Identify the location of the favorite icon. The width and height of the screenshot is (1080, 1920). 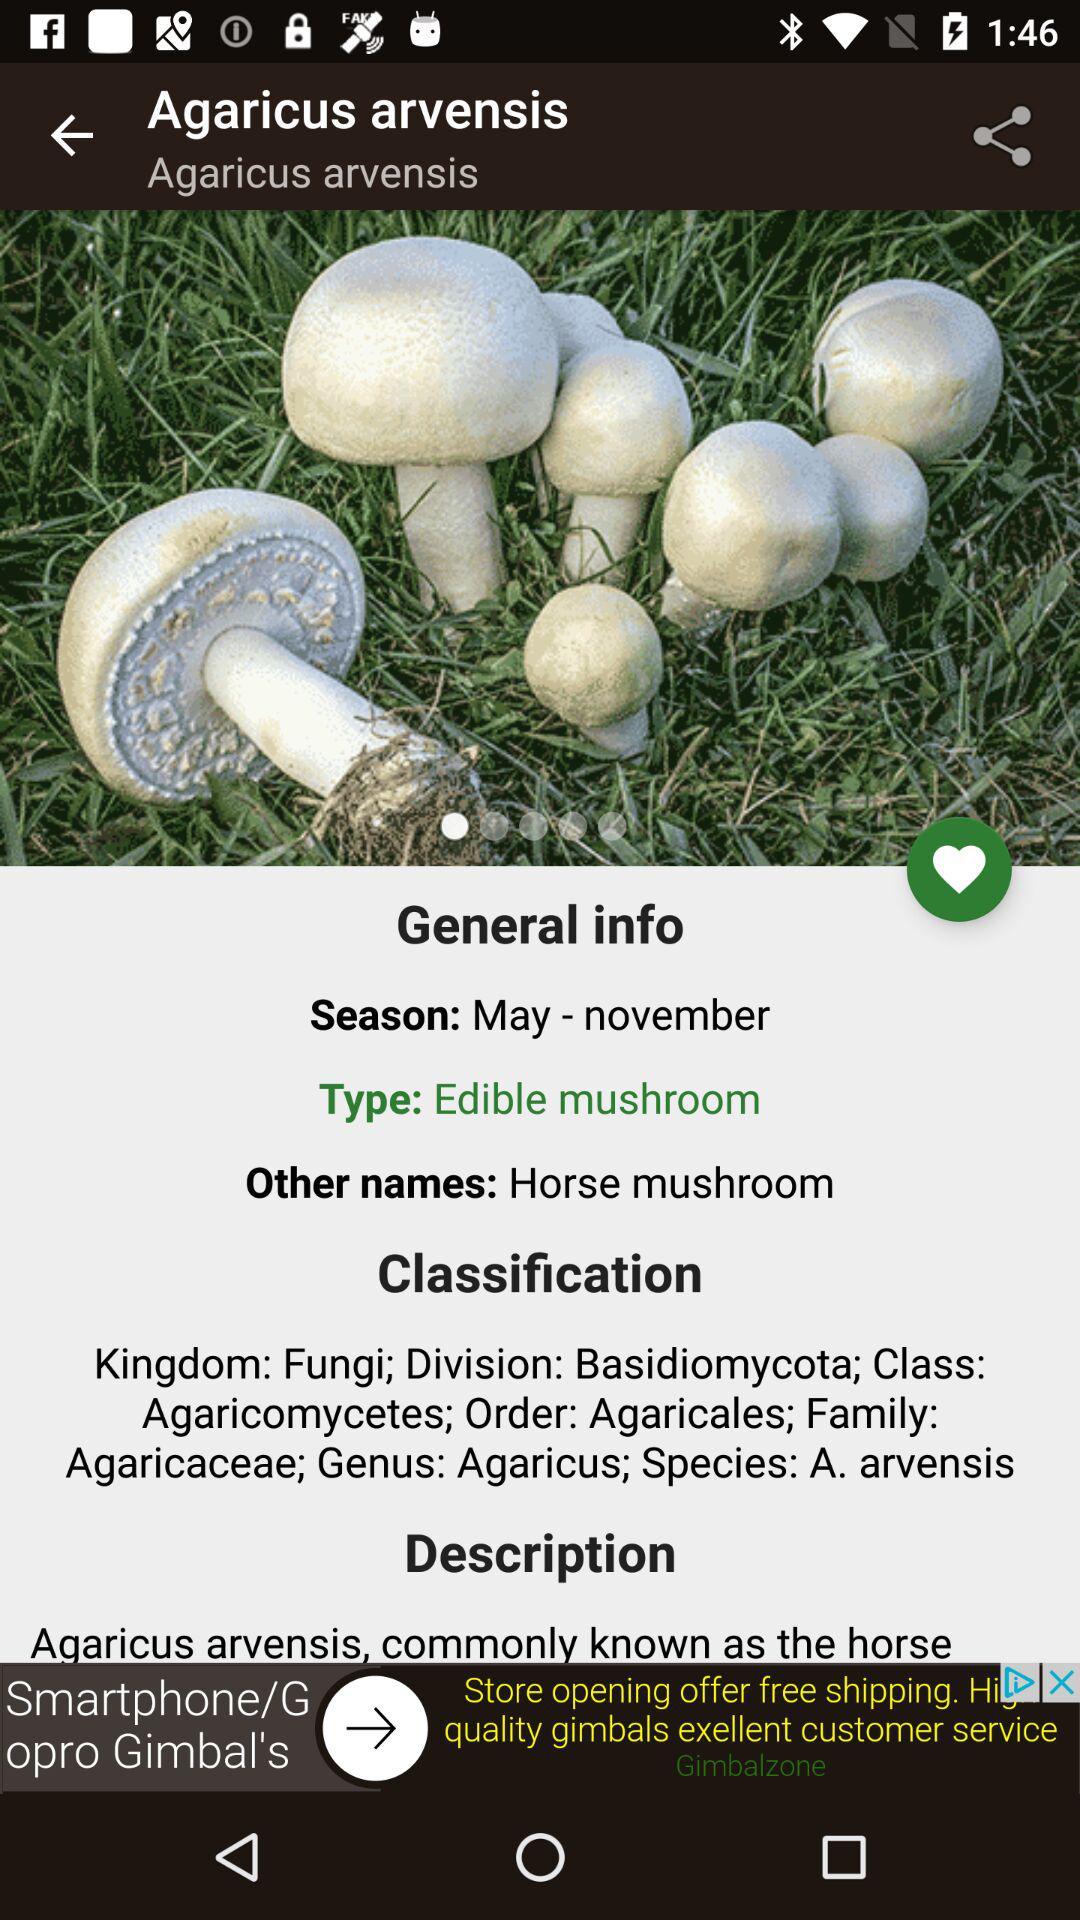
(958, 869).